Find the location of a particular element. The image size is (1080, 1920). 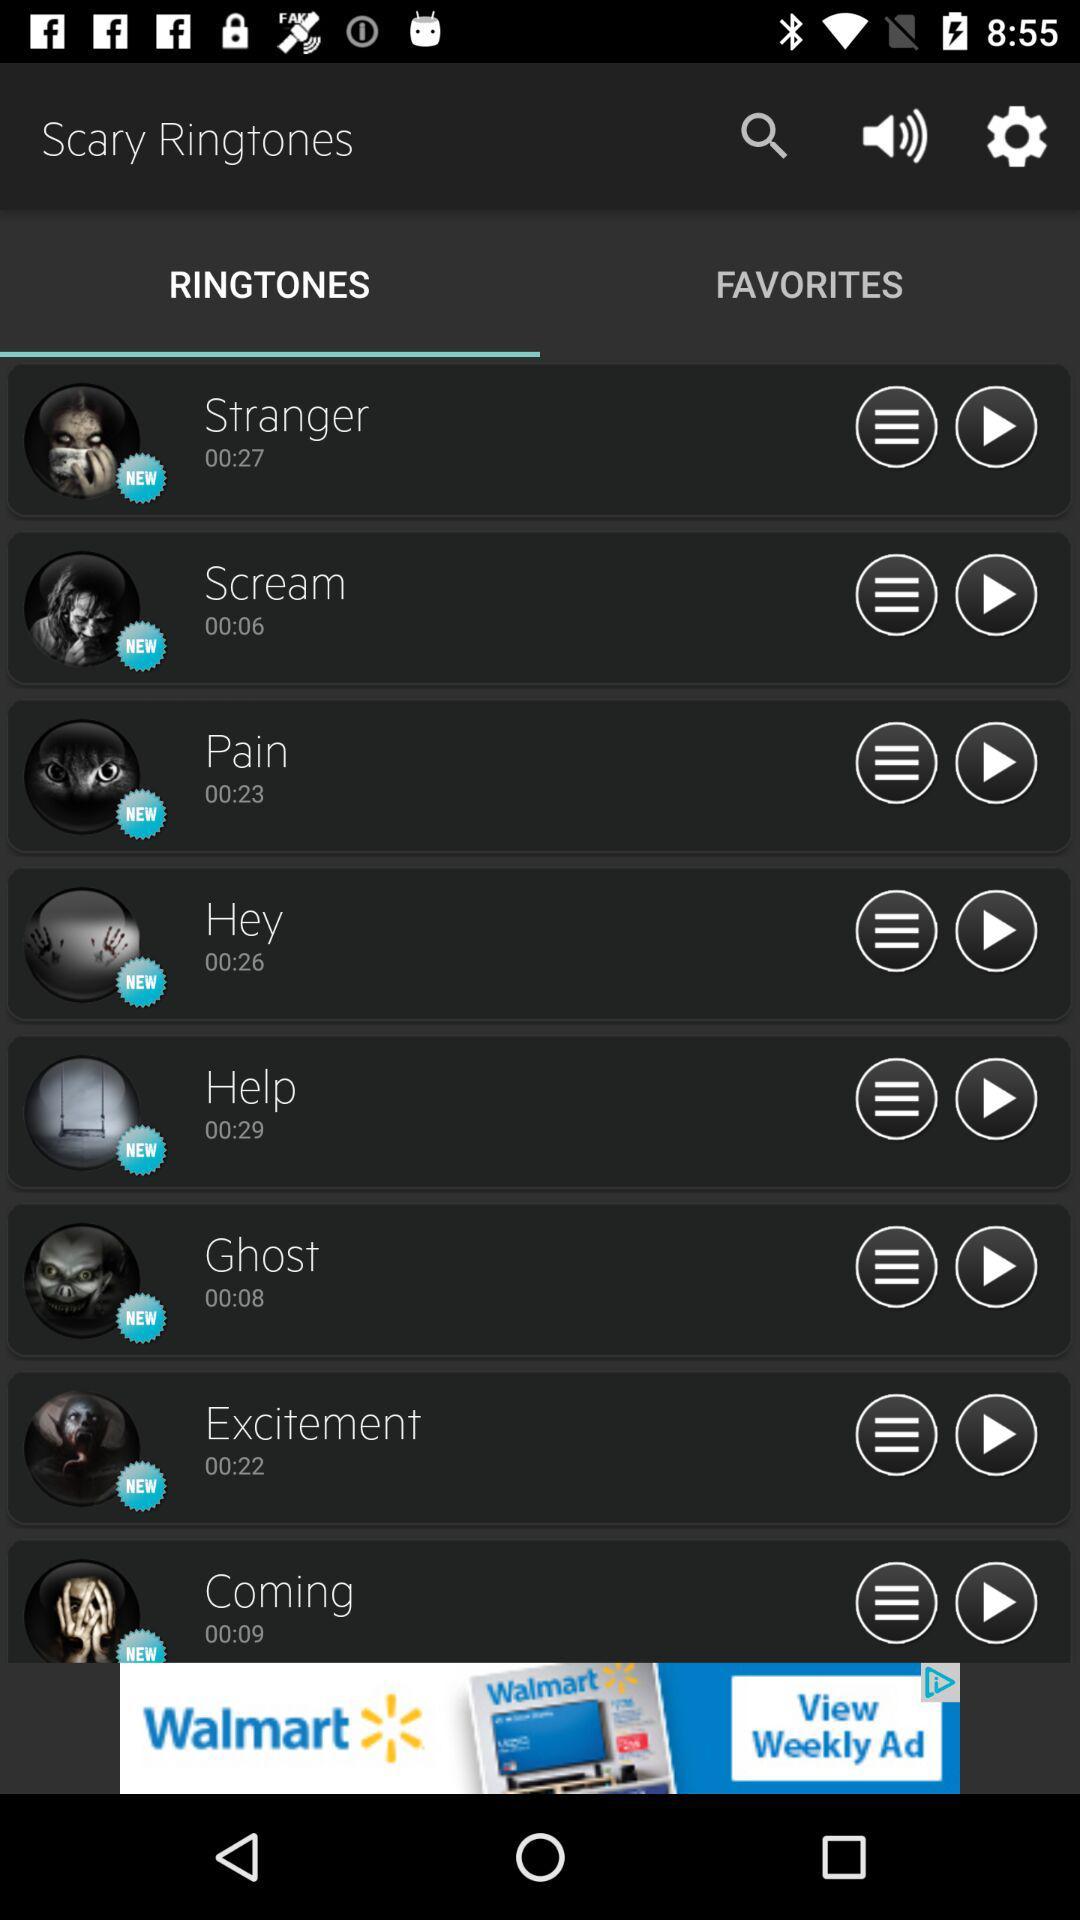

play is located at coordinates (995, 595).